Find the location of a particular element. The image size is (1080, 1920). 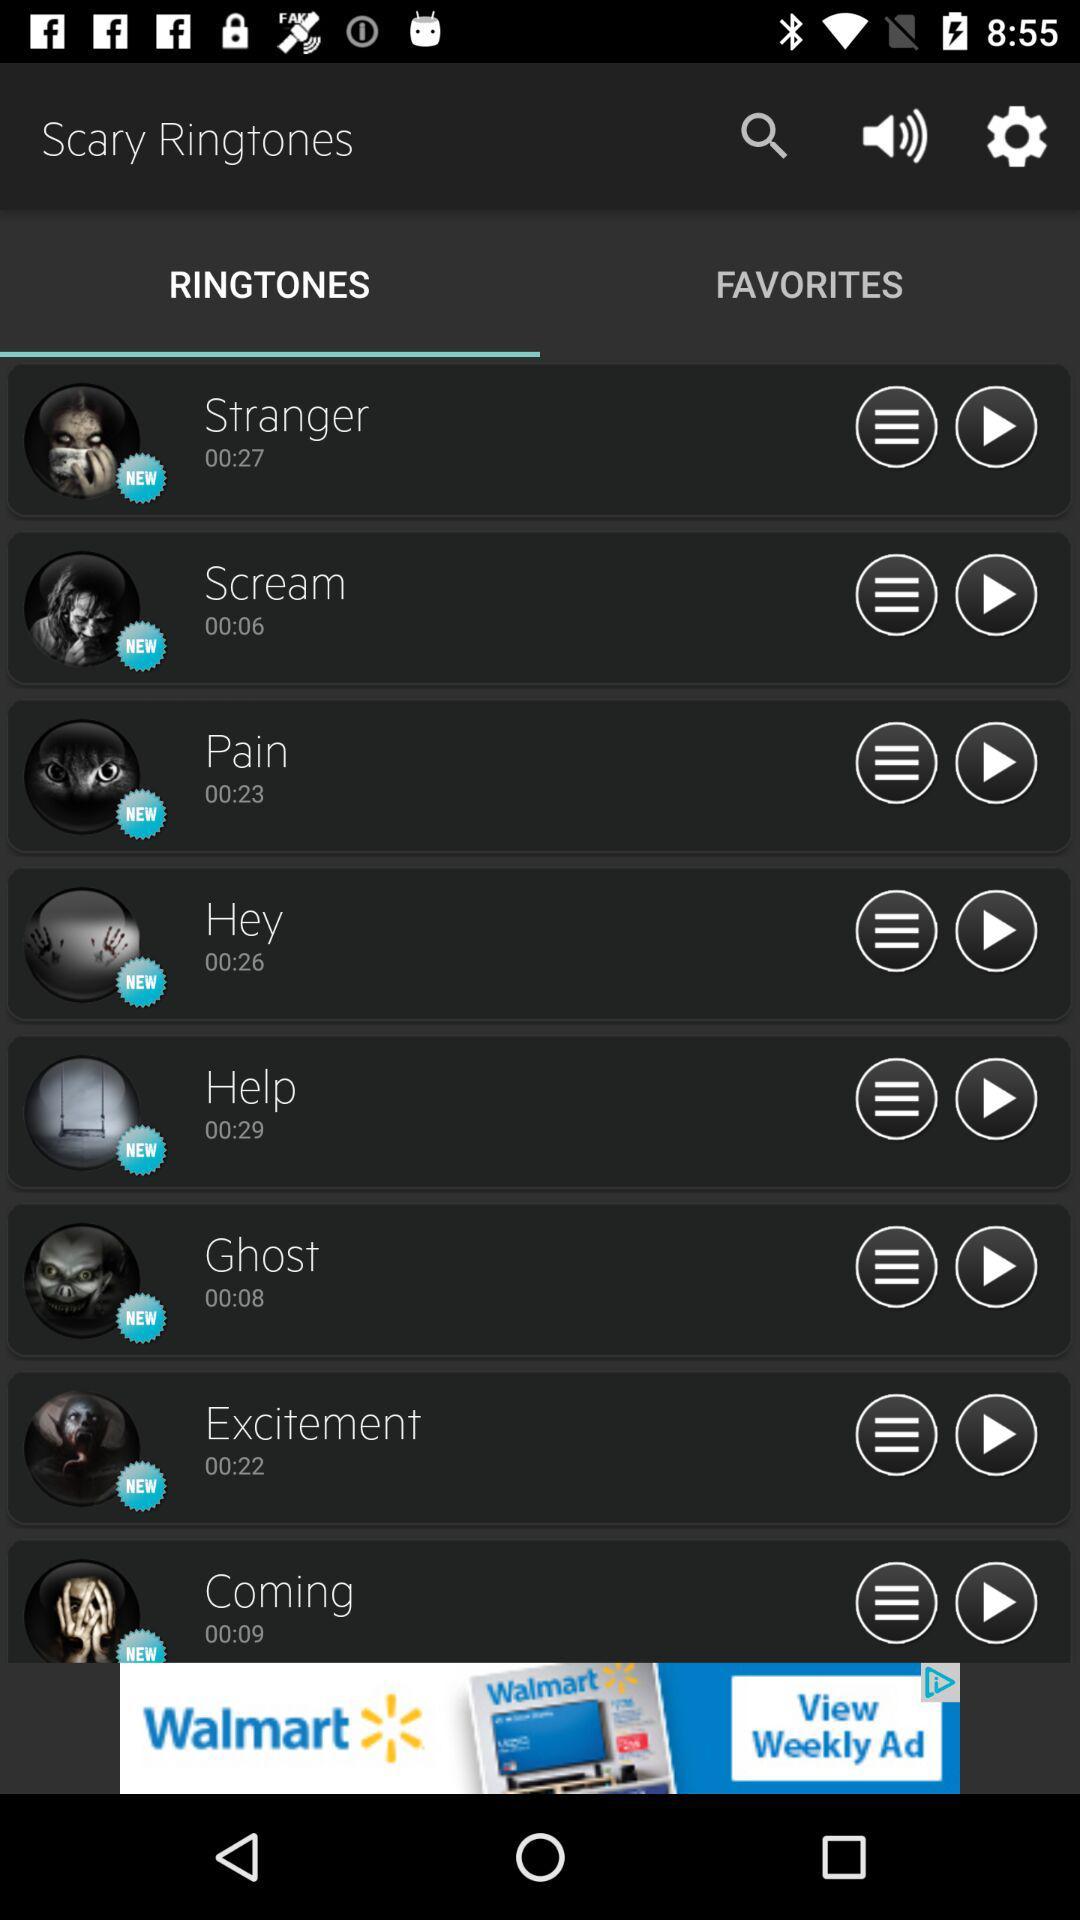

play is located at coordinates (995, 595).